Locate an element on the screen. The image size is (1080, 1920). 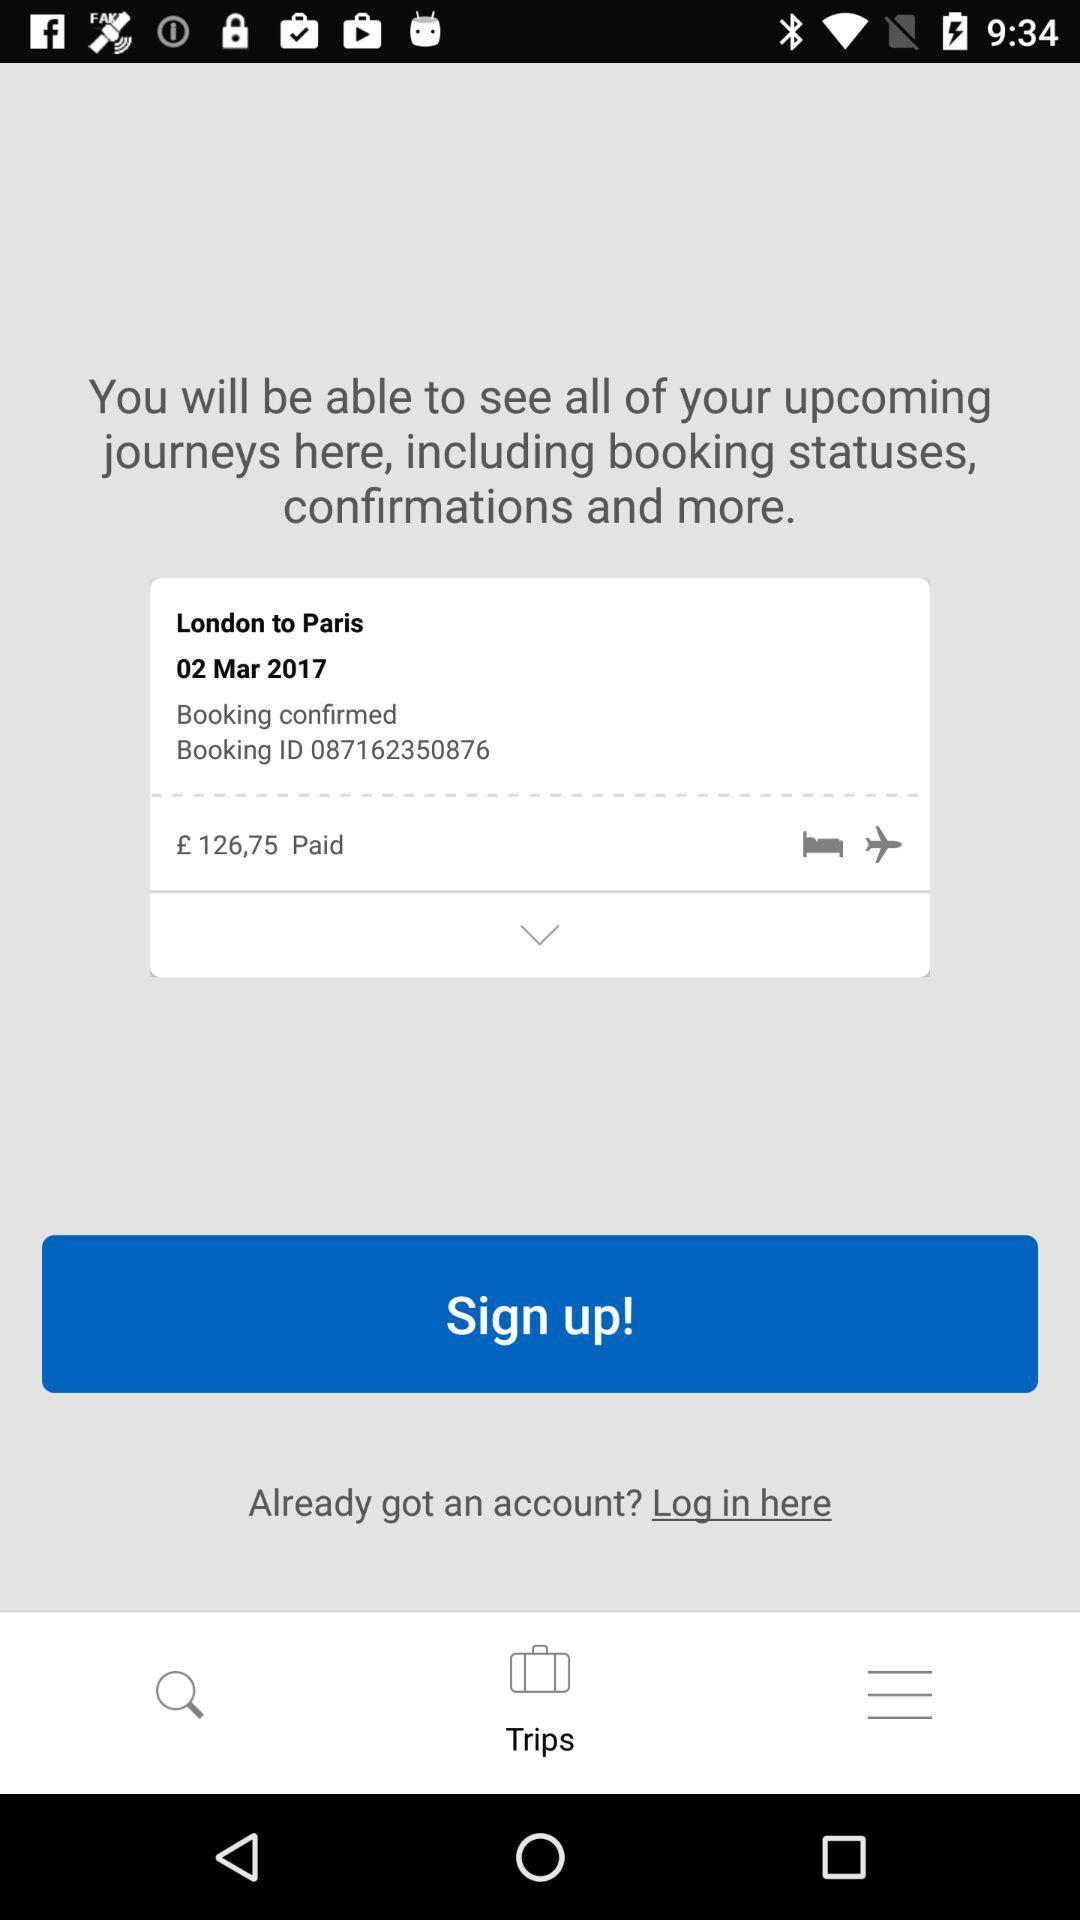
already got an is located at coordinates (540, 1501).